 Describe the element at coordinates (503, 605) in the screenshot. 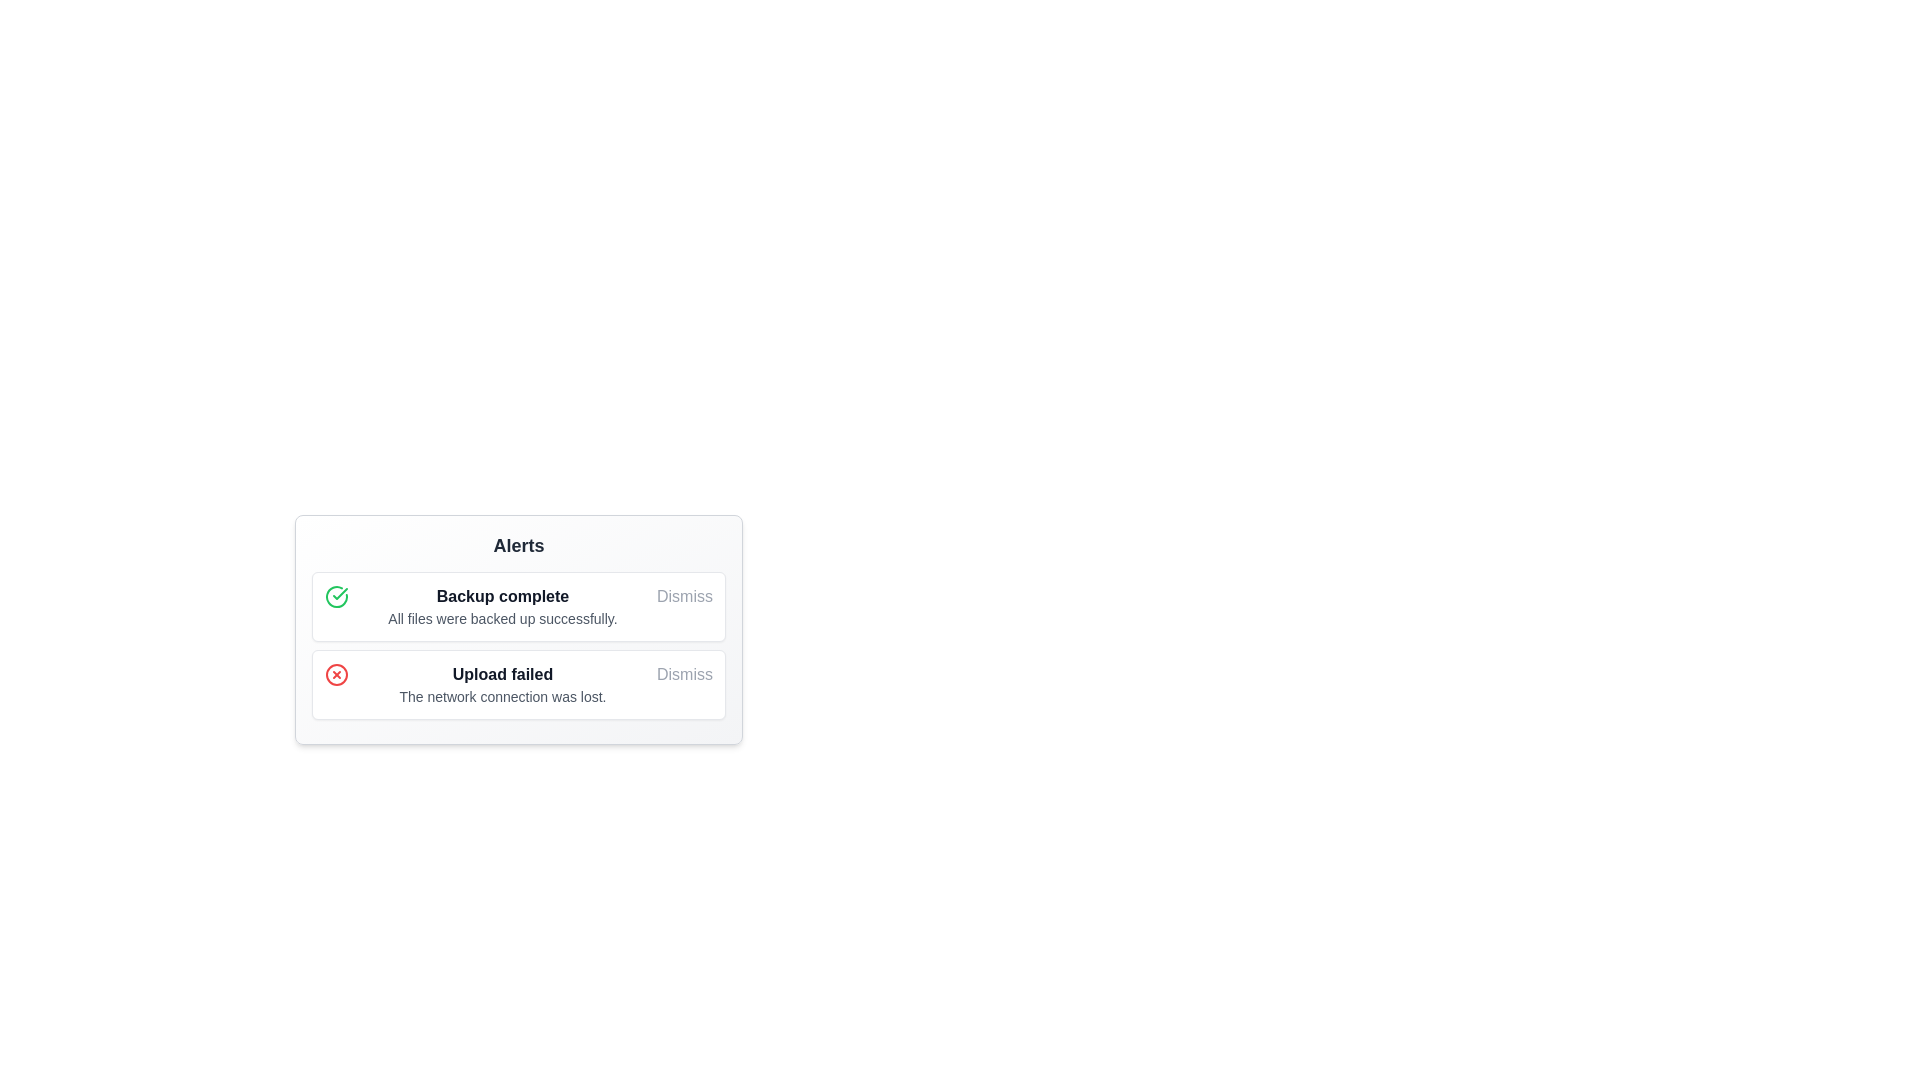

I see `notification text that indicates the completion of the backup process, located in the notification interface under the 'Alerts' header` at that location.